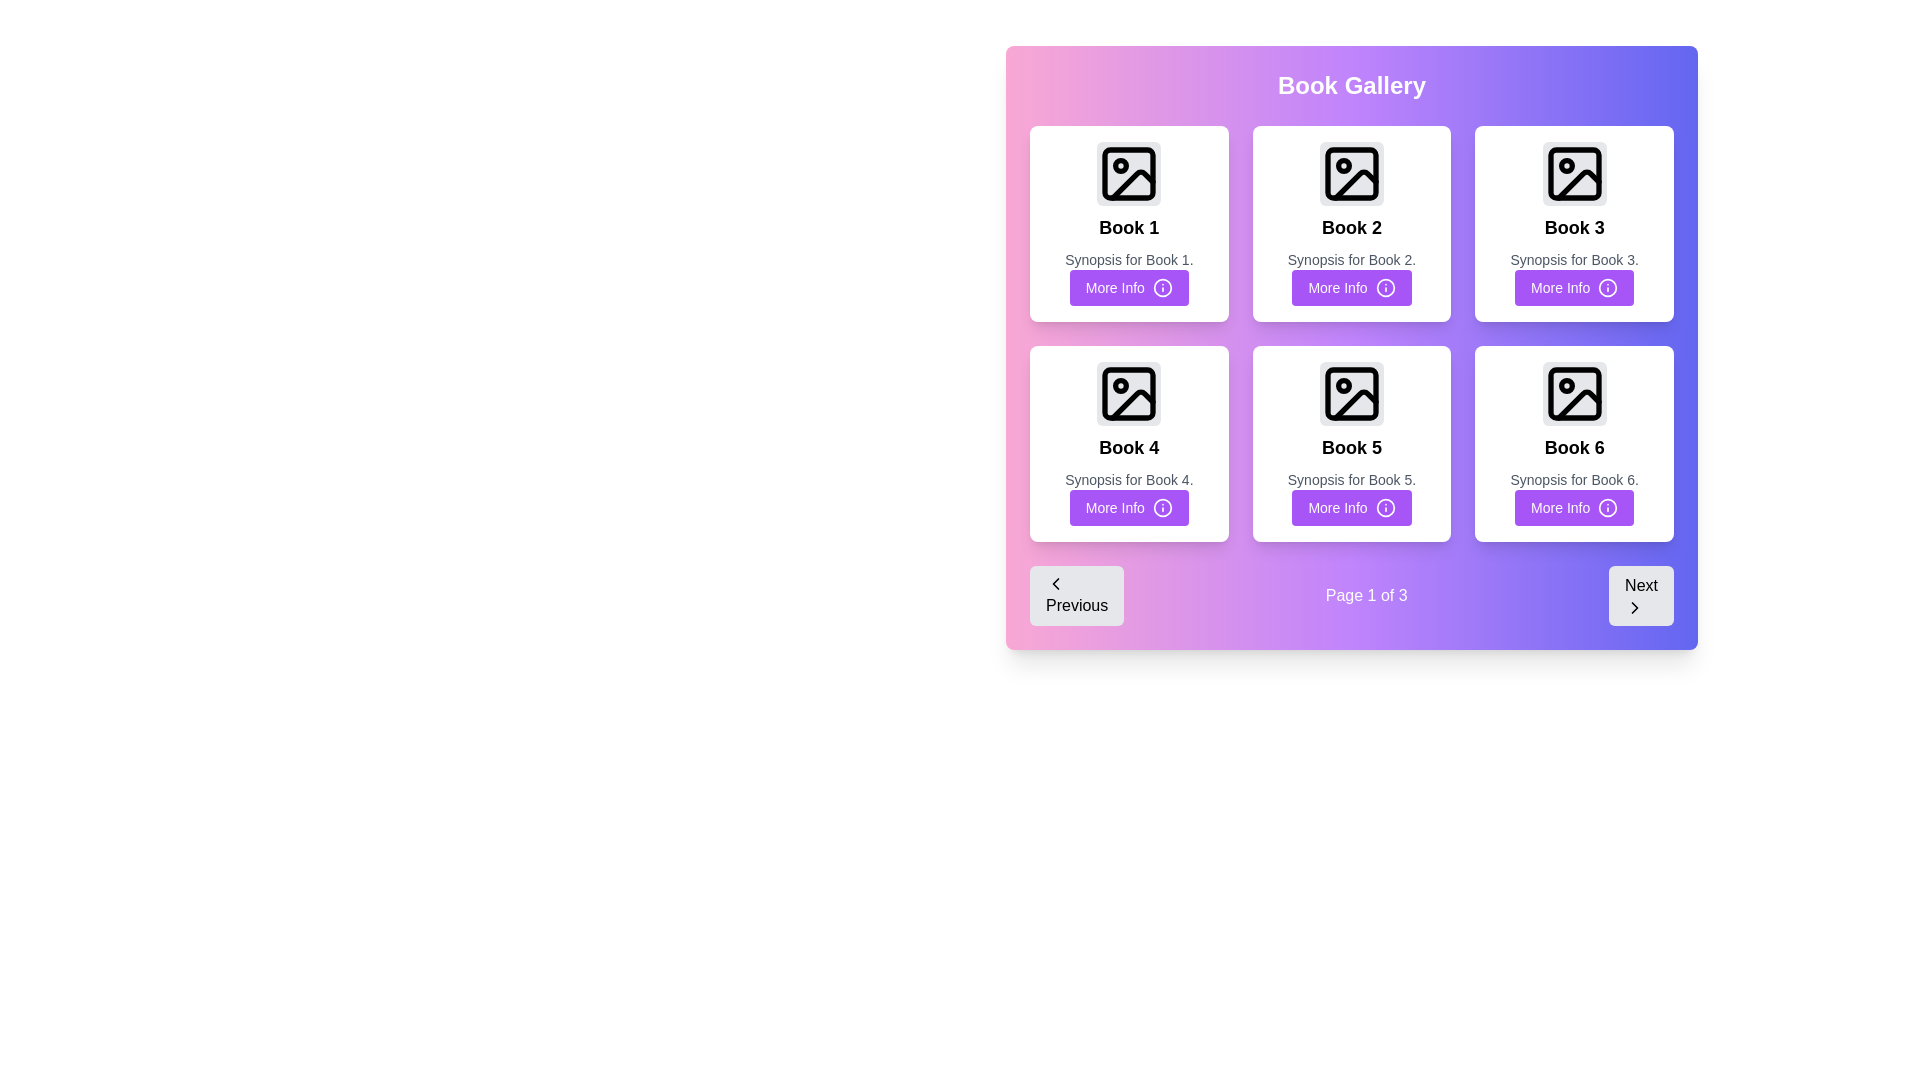 The width and height of the screenshot is (1920, 1080). Describe the element at coordinates (1129, 226) in the screenshot. I see `the static text label displaying 'Book 1', which is located in the first row, first column of a grid layout within a card layout` at that location.